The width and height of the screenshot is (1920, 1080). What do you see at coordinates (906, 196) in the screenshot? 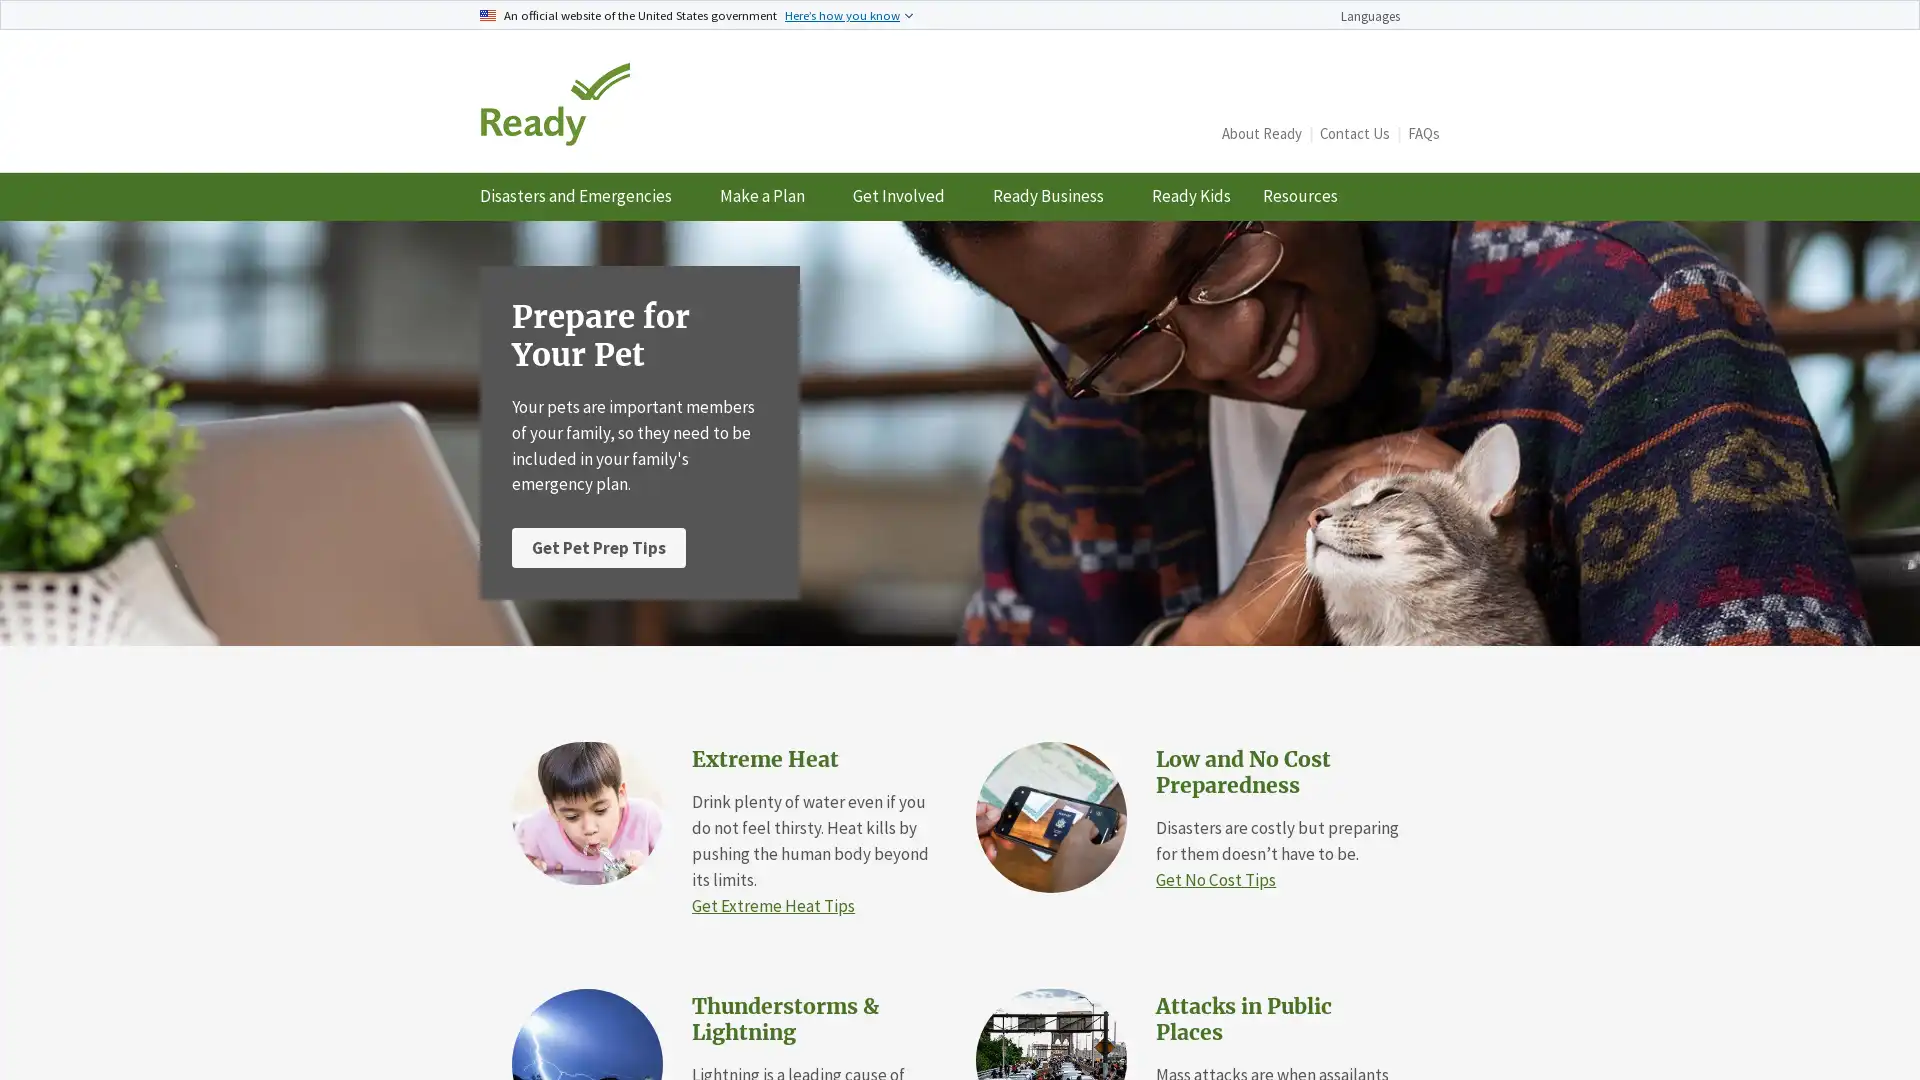
I see `Get Involved` at bounding box center [906, 196].